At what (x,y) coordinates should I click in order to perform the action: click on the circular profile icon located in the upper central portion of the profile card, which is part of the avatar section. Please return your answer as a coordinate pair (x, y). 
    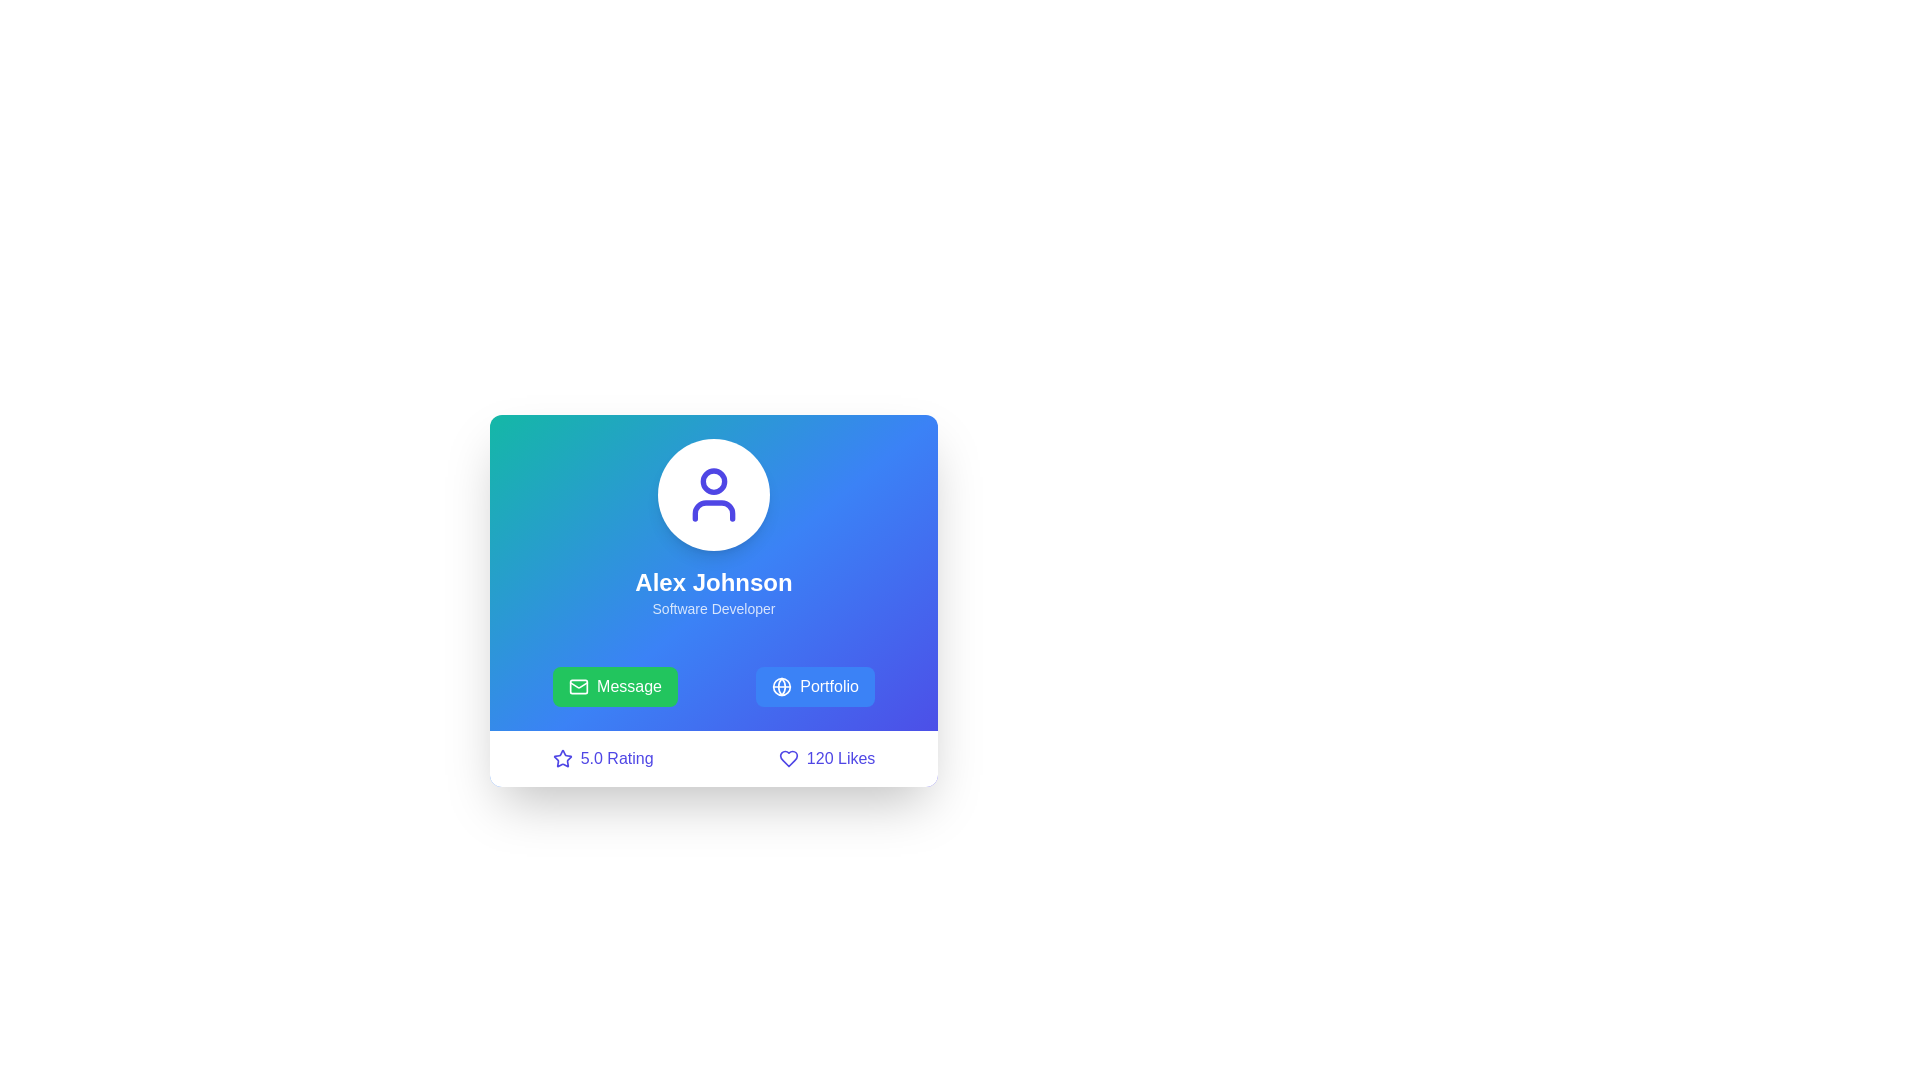
    Looking at the image, I should click on (714, 481).